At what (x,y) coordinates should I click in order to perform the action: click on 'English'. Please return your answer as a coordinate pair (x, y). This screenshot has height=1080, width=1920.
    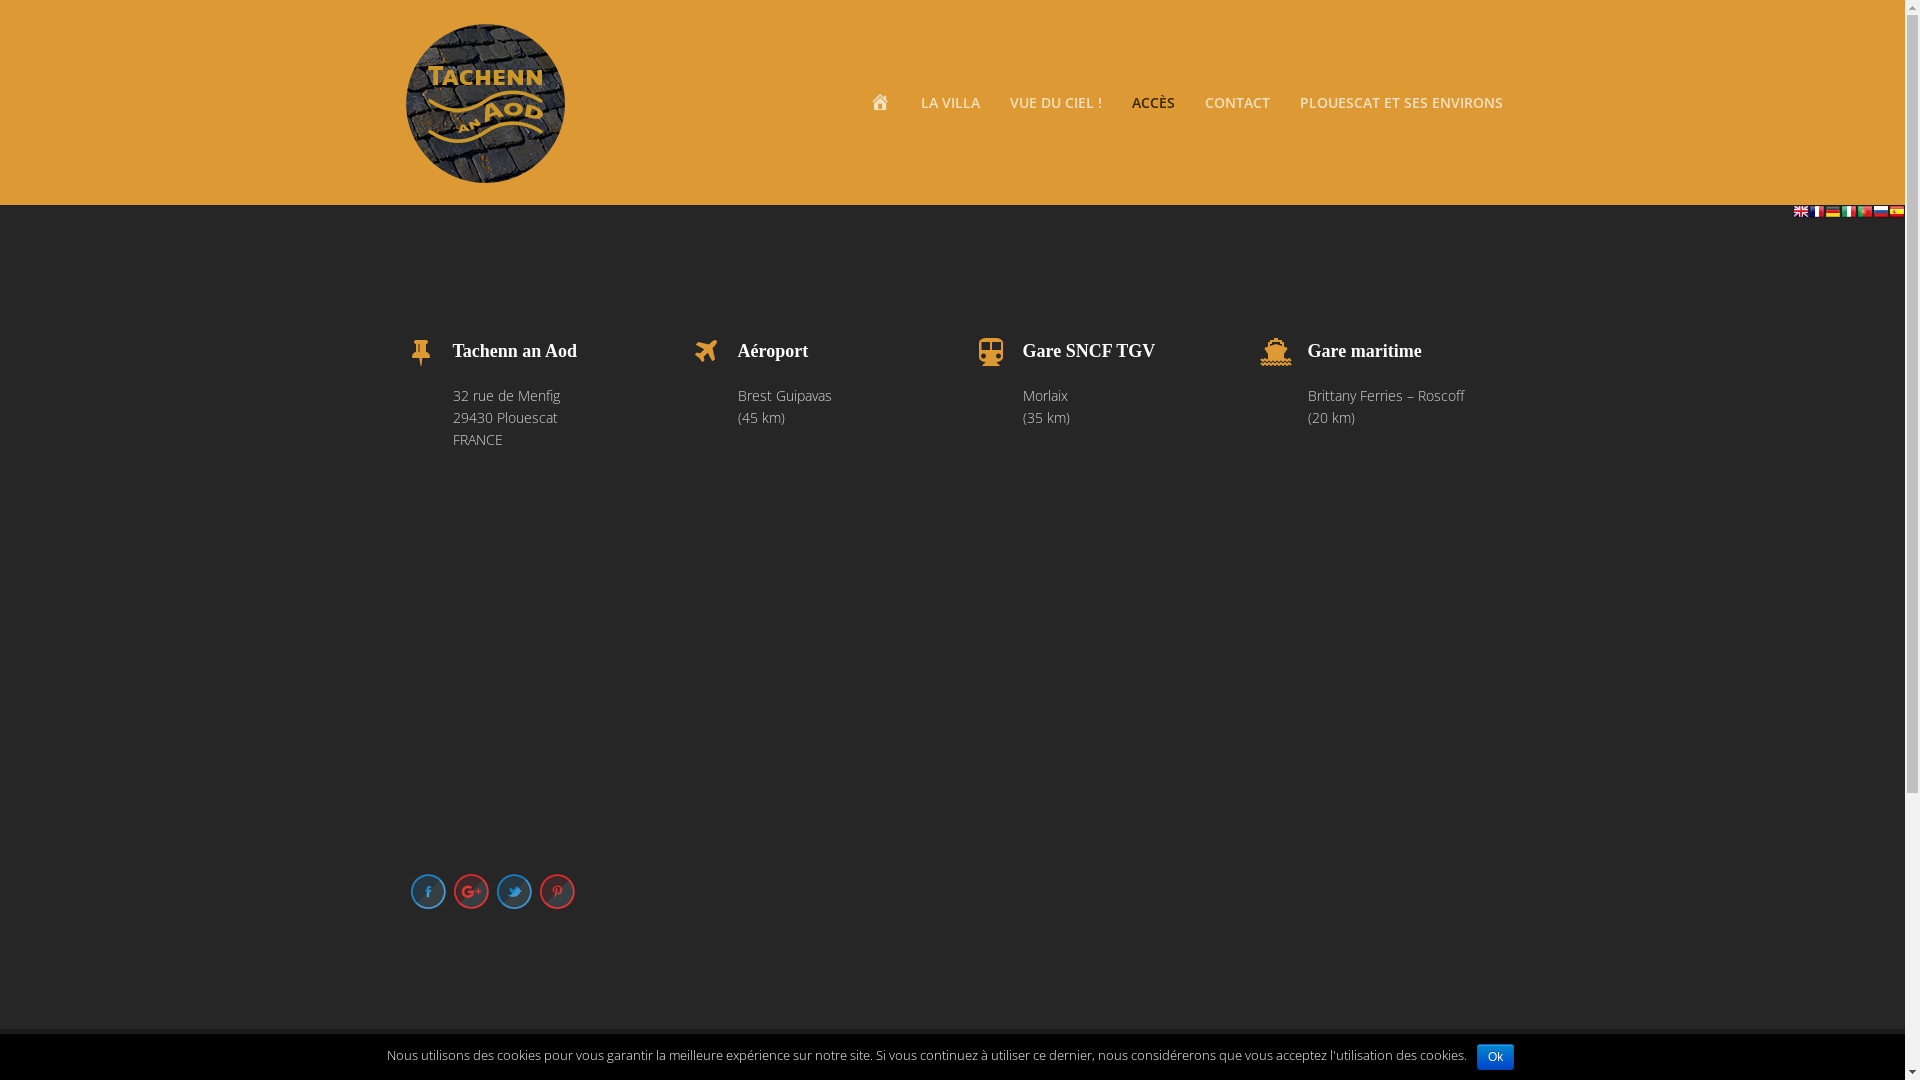
    Looking at the image, I should click on (1800, 216).